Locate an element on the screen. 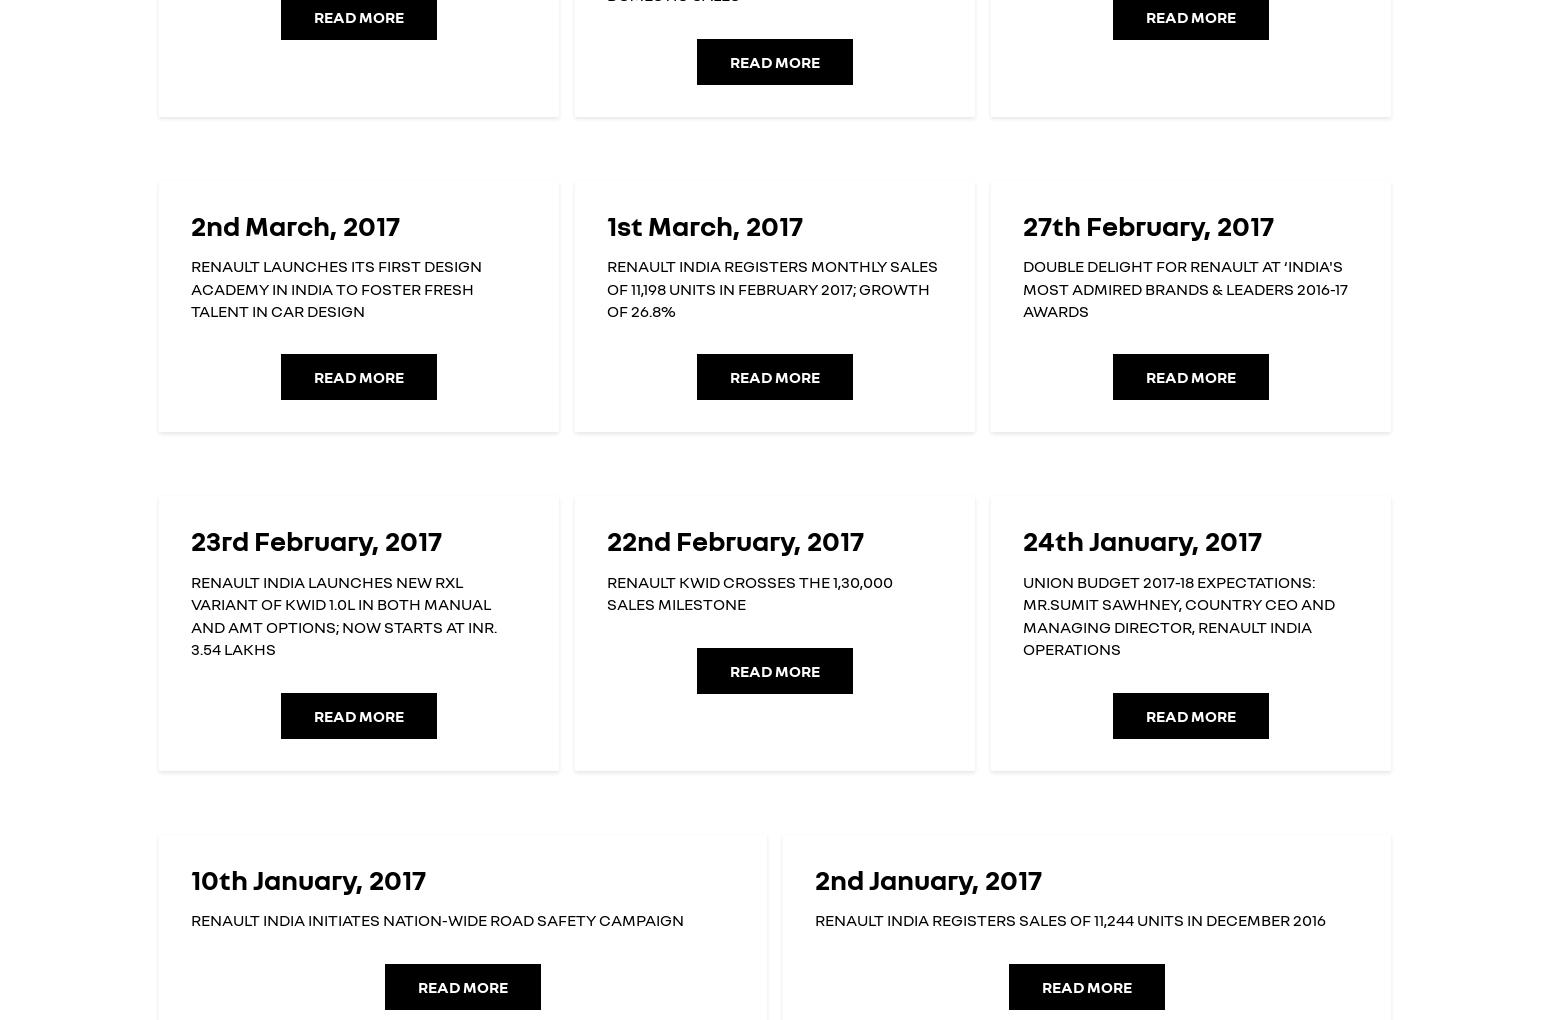 Image resolution: width=1550 pixels, height=1020 pixels. '27th February, 2017' is located at coordinates (1147, 224).